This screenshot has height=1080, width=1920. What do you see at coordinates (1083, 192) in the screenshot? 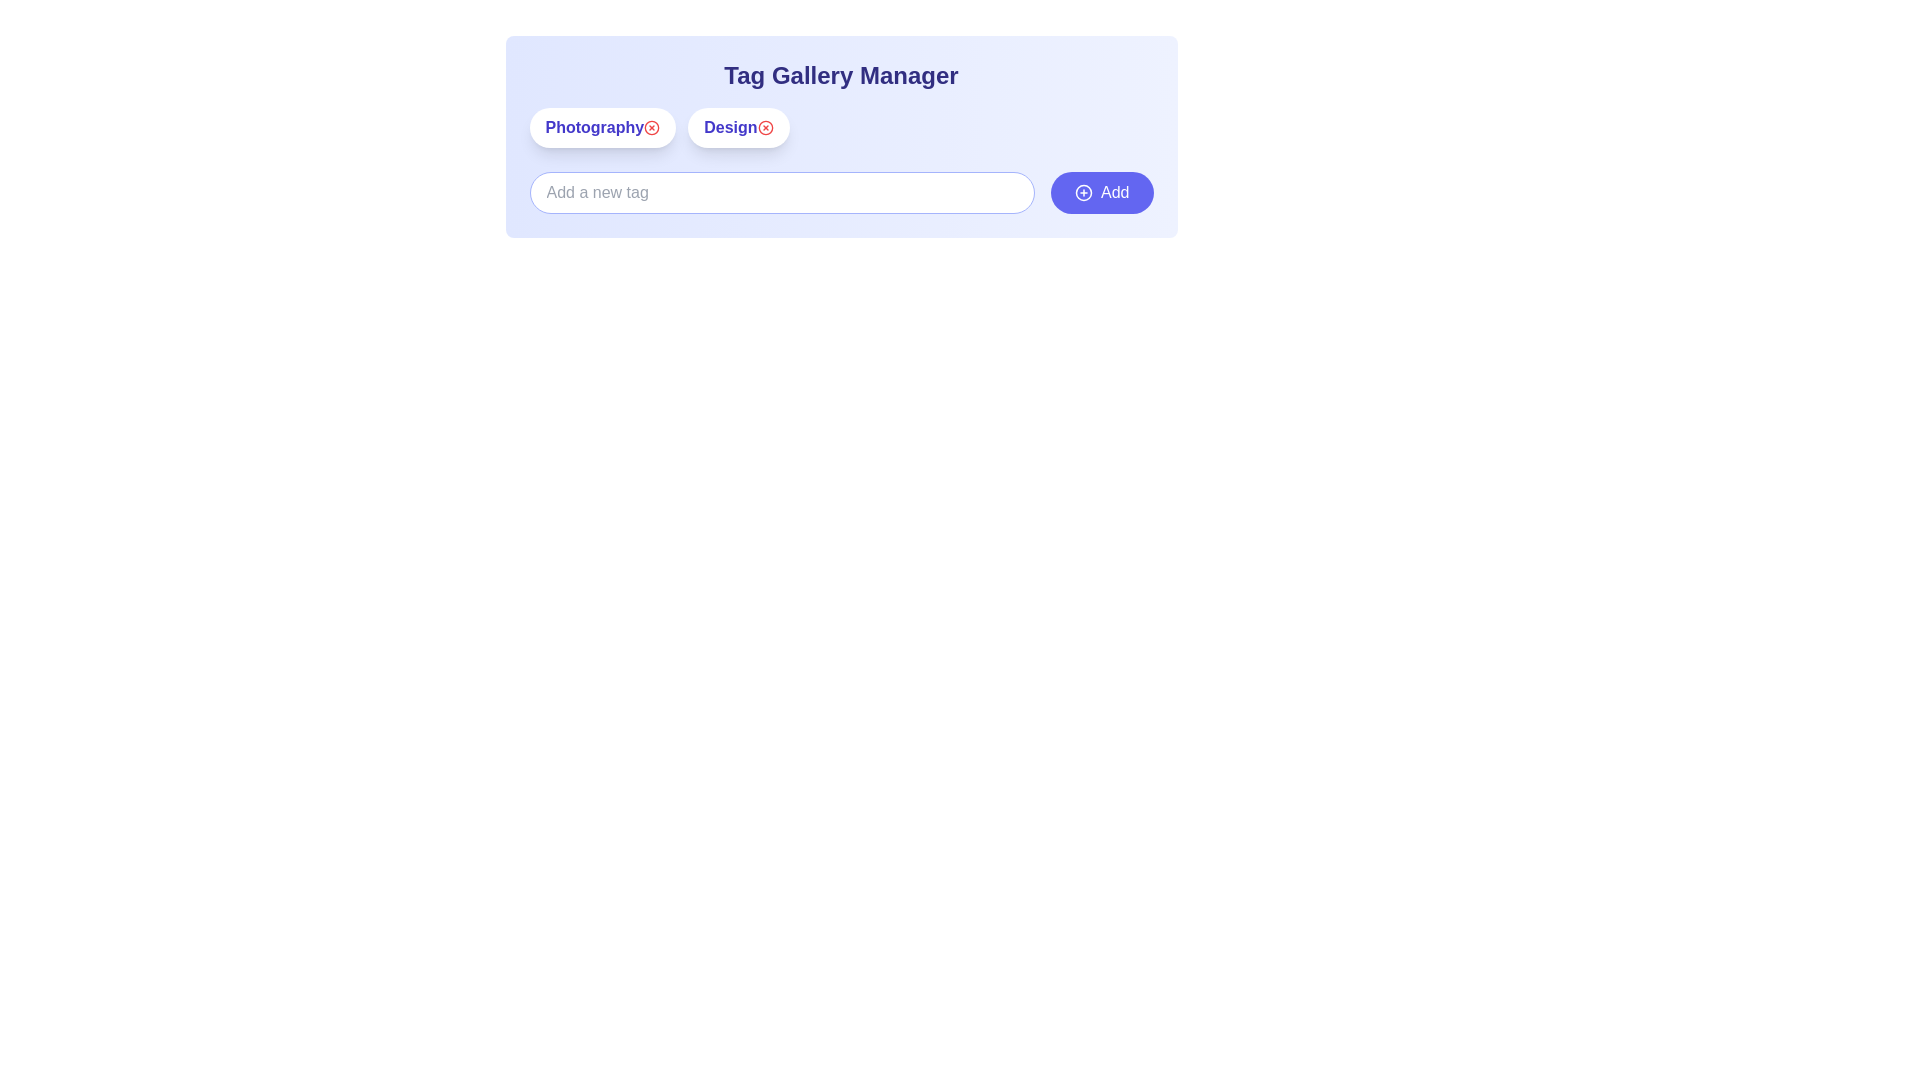
I see `the circular blue icon with a '+' symbol inside, located next to the 'Add' button` at bounding box center [1083, 192].